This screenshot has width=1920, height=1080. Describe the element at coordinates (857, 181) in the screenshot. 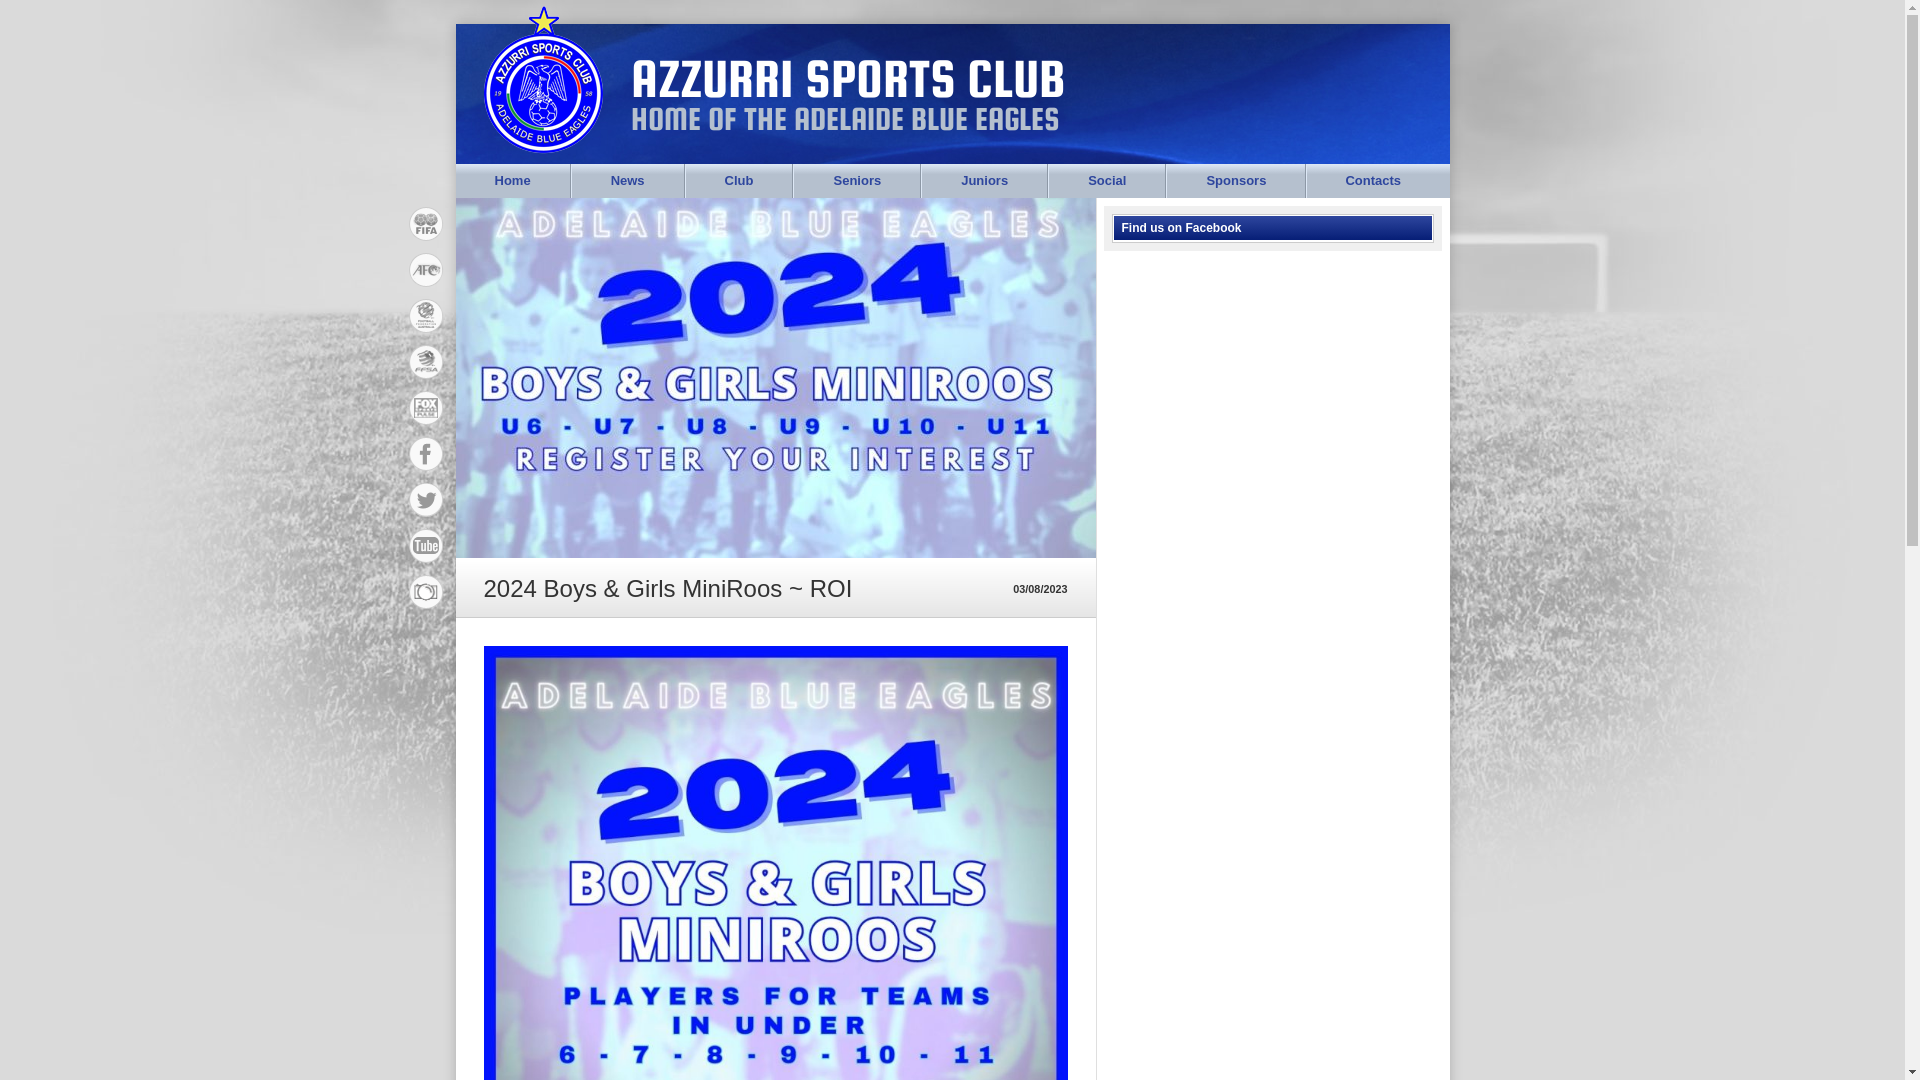

I see `'Seniors'` at that location.